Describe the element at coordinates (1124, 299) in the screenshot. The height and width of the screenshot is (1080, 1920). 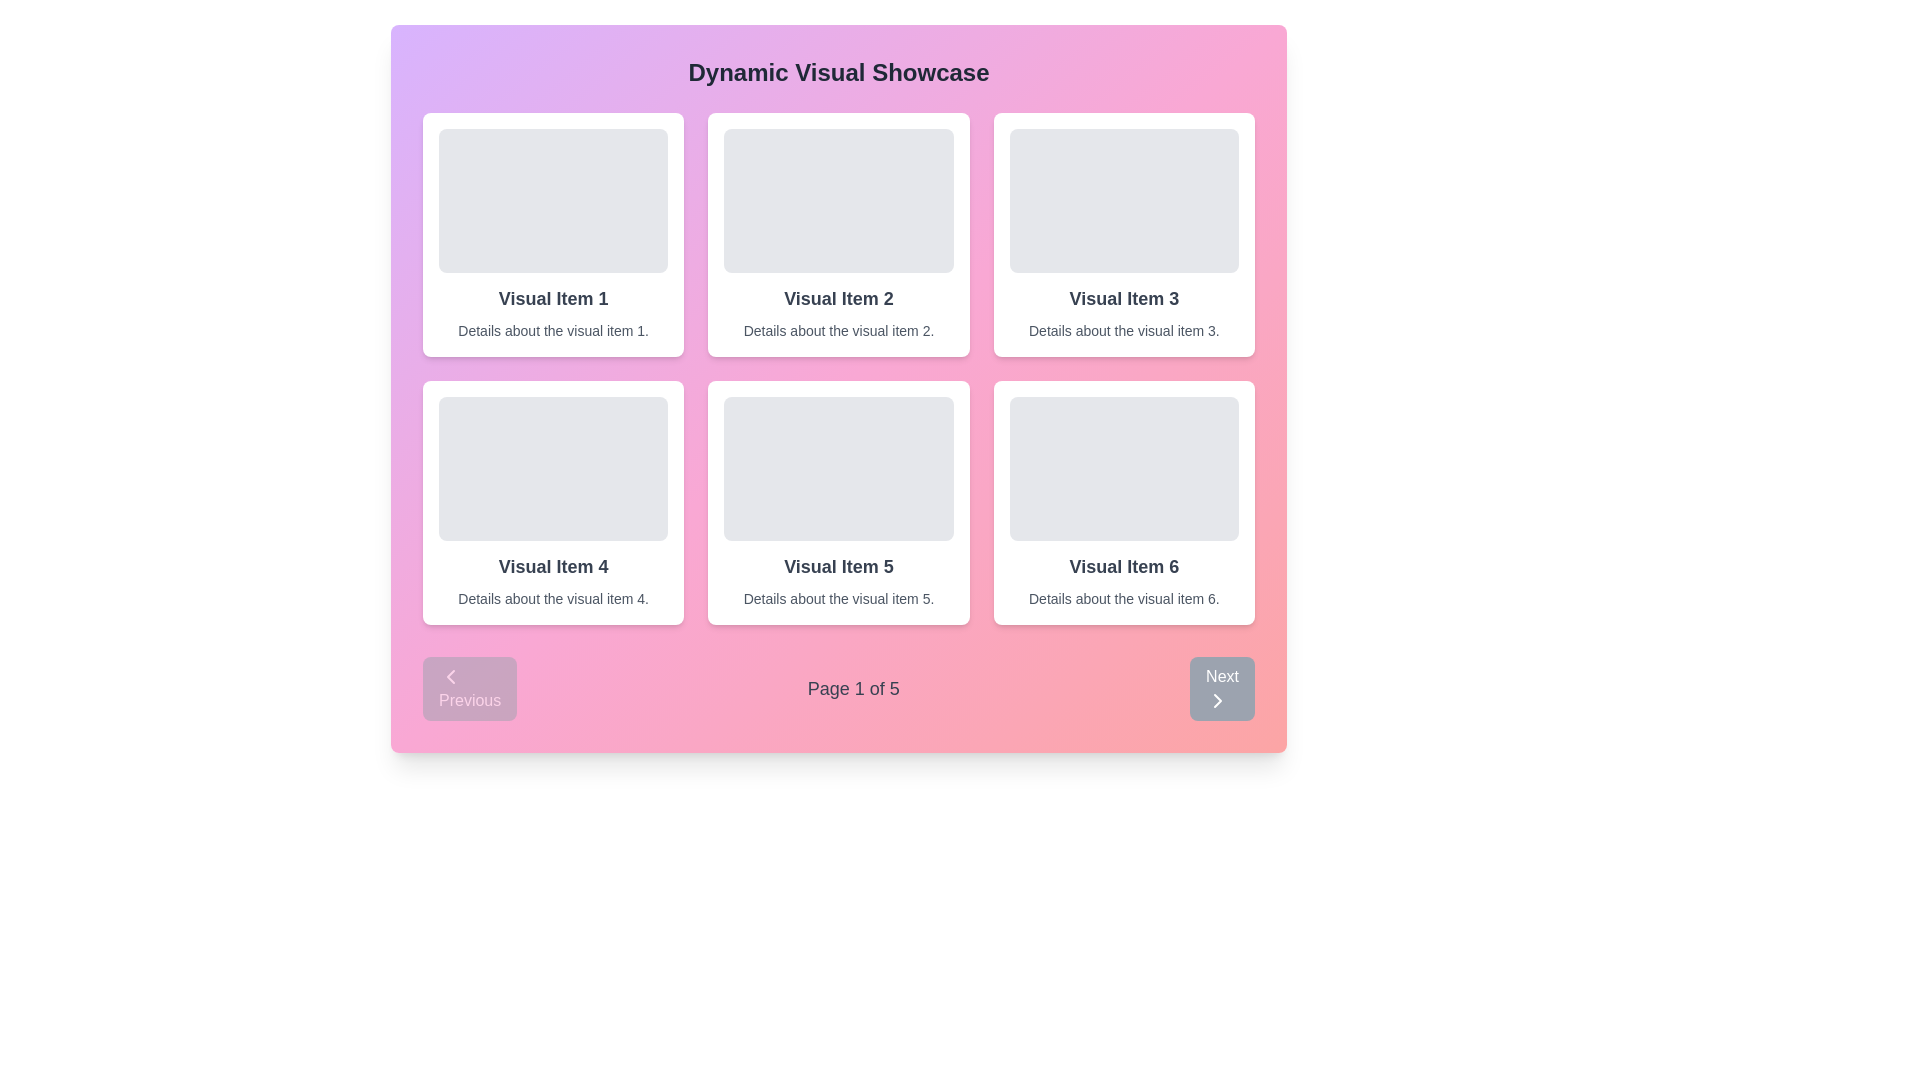
I see `the text label displaying 'Visual Item 3', which is located in the upper-right card of the layout, positioned below the top graphic and above the description text` at that location.